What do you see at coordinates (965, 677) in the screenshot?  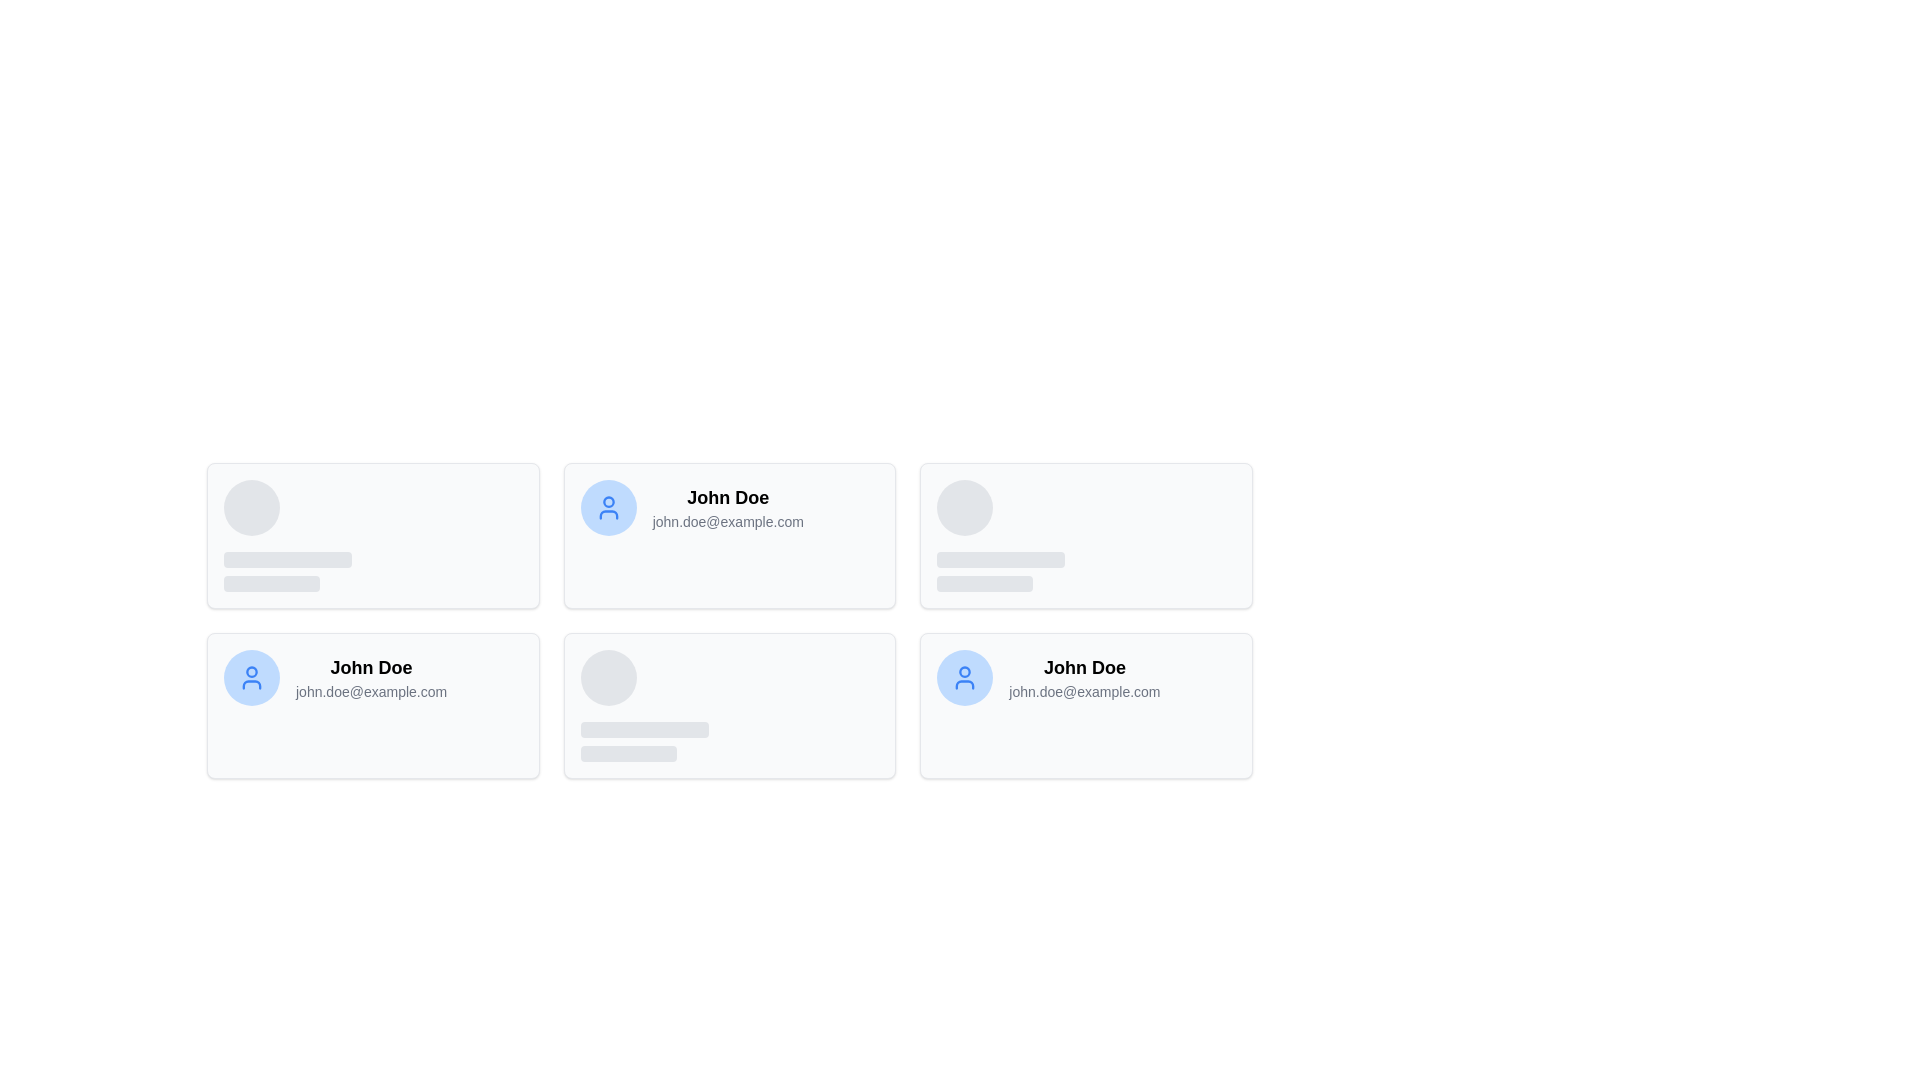 I see `the user profile icon, which is represented as a circular outline with a blue tone on a light blue circular background, located at the top left corner of a tile card in the grid layout` at bounding box center [965, 677].